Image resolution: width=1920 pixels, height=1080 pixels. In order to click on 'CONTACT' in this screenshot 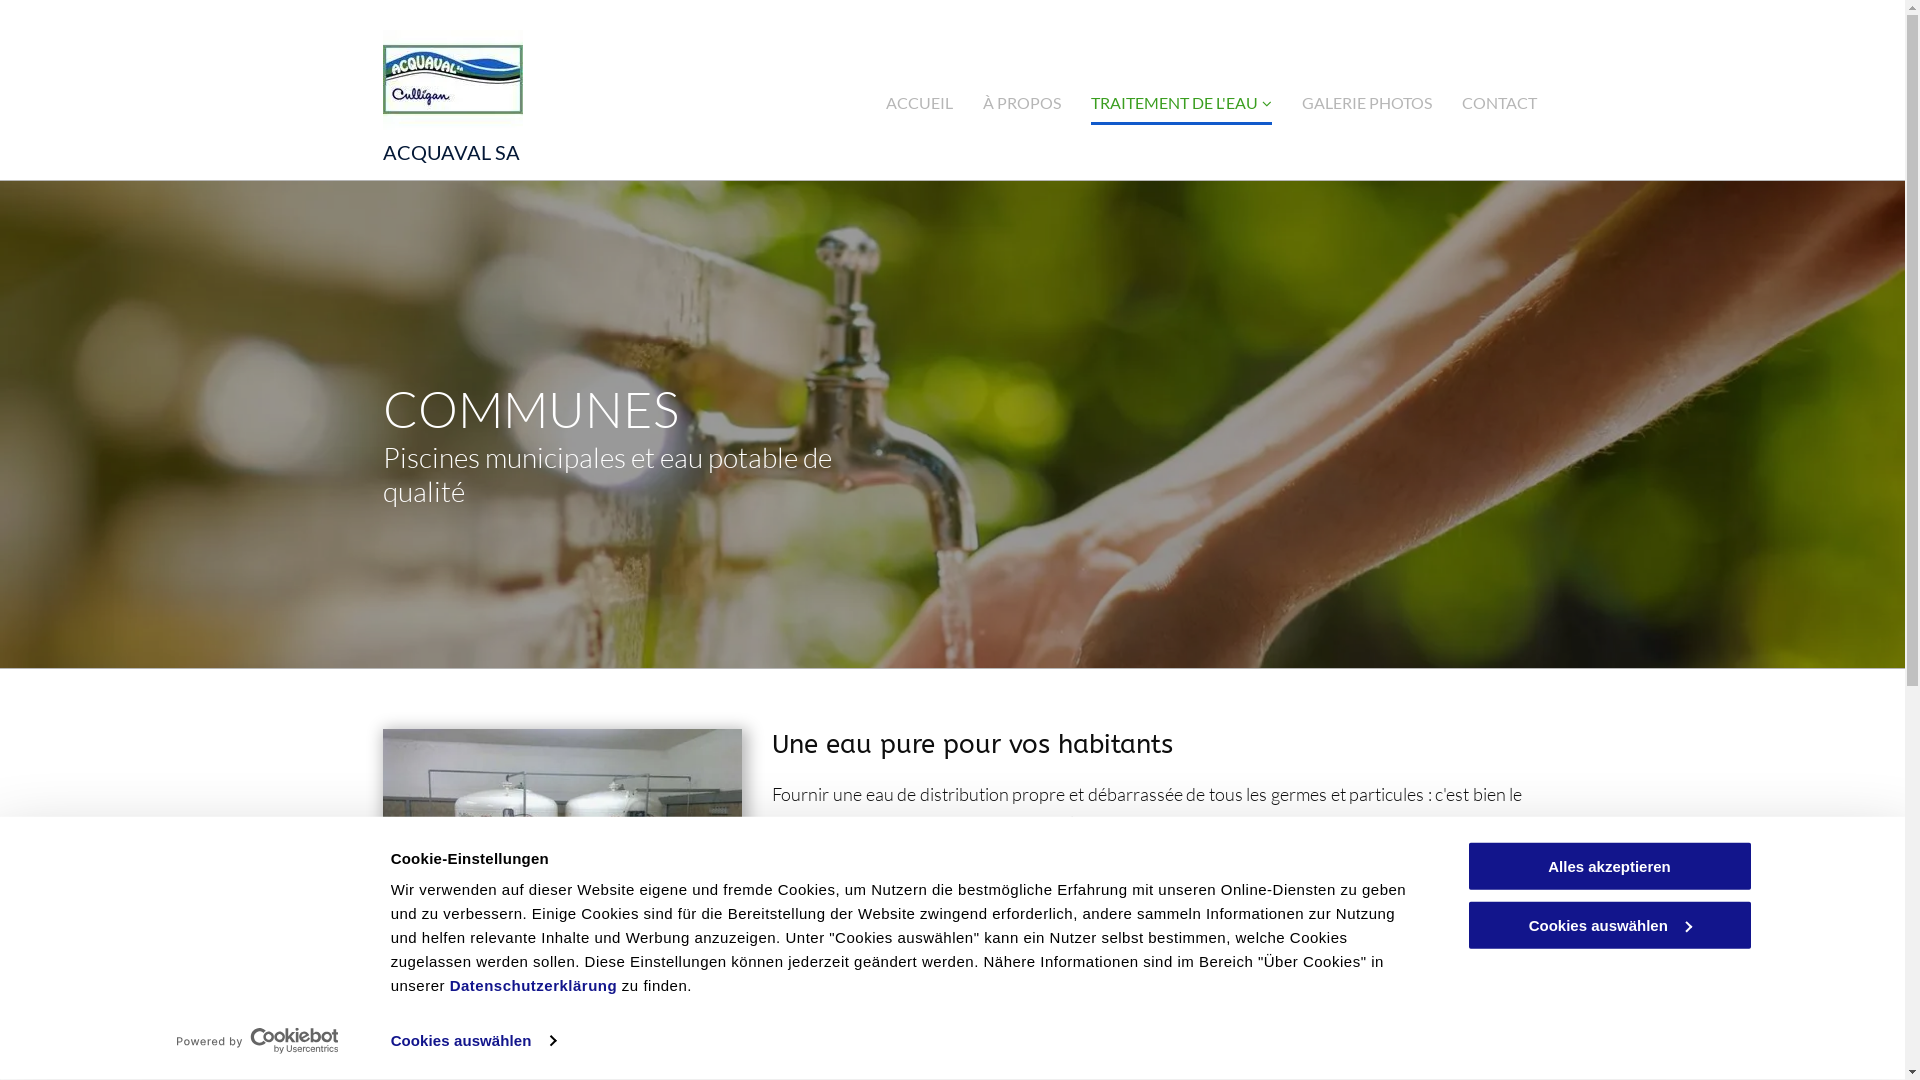, I will do `click(1499, 101)`.